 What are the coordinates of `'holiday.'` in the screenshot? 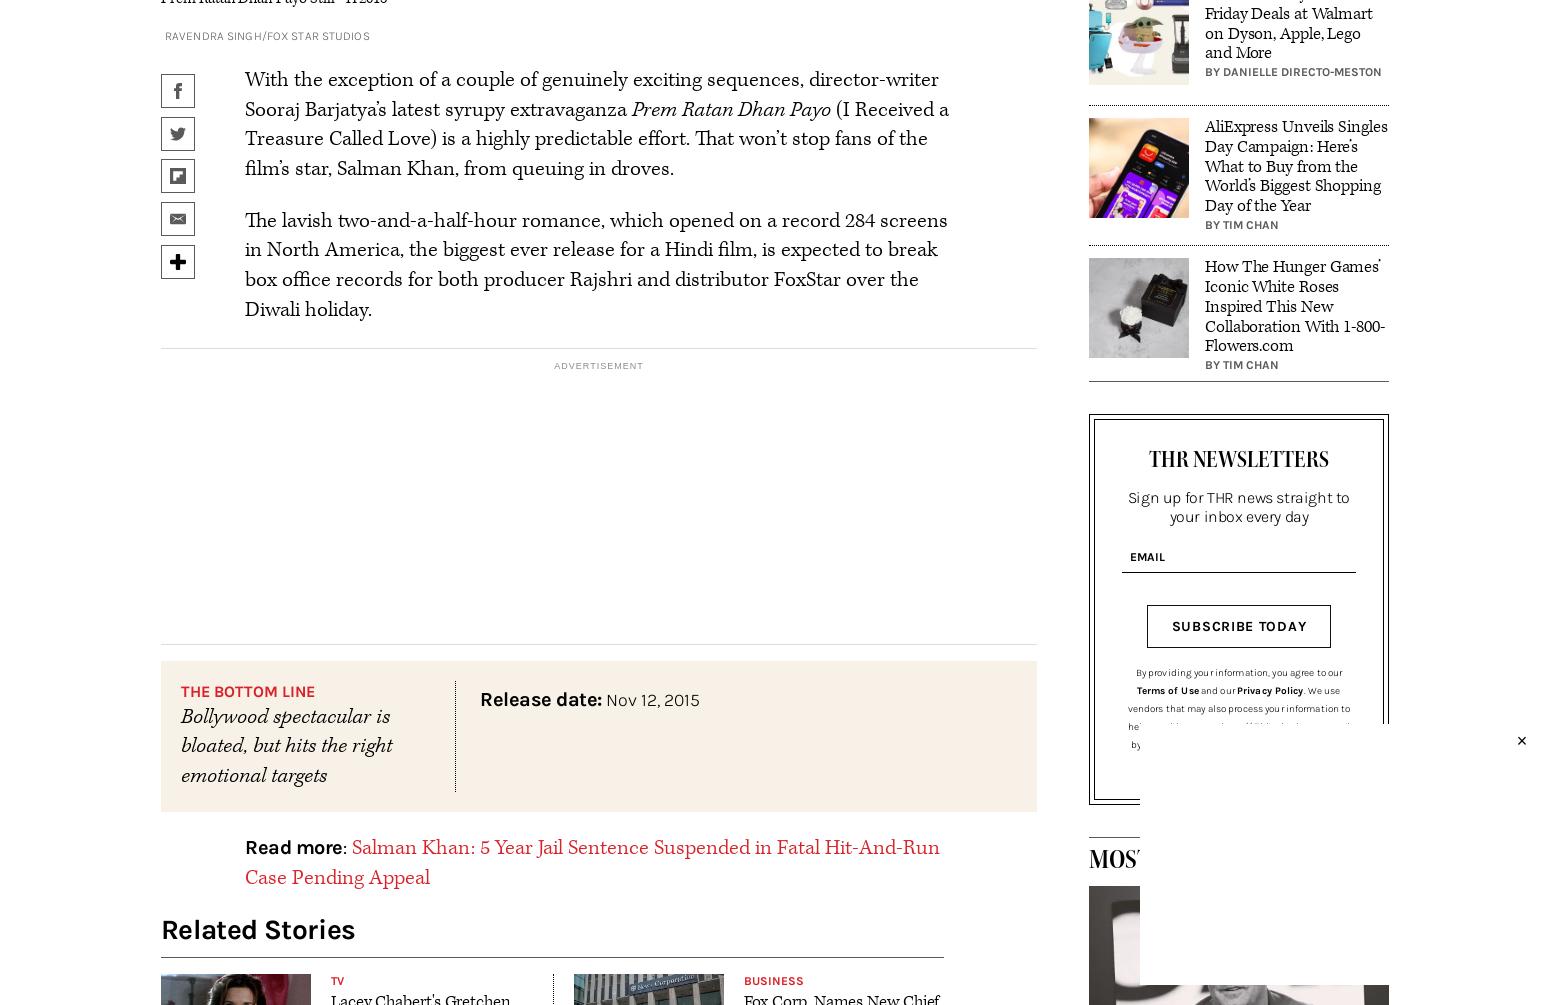 It's located at (335, 308).